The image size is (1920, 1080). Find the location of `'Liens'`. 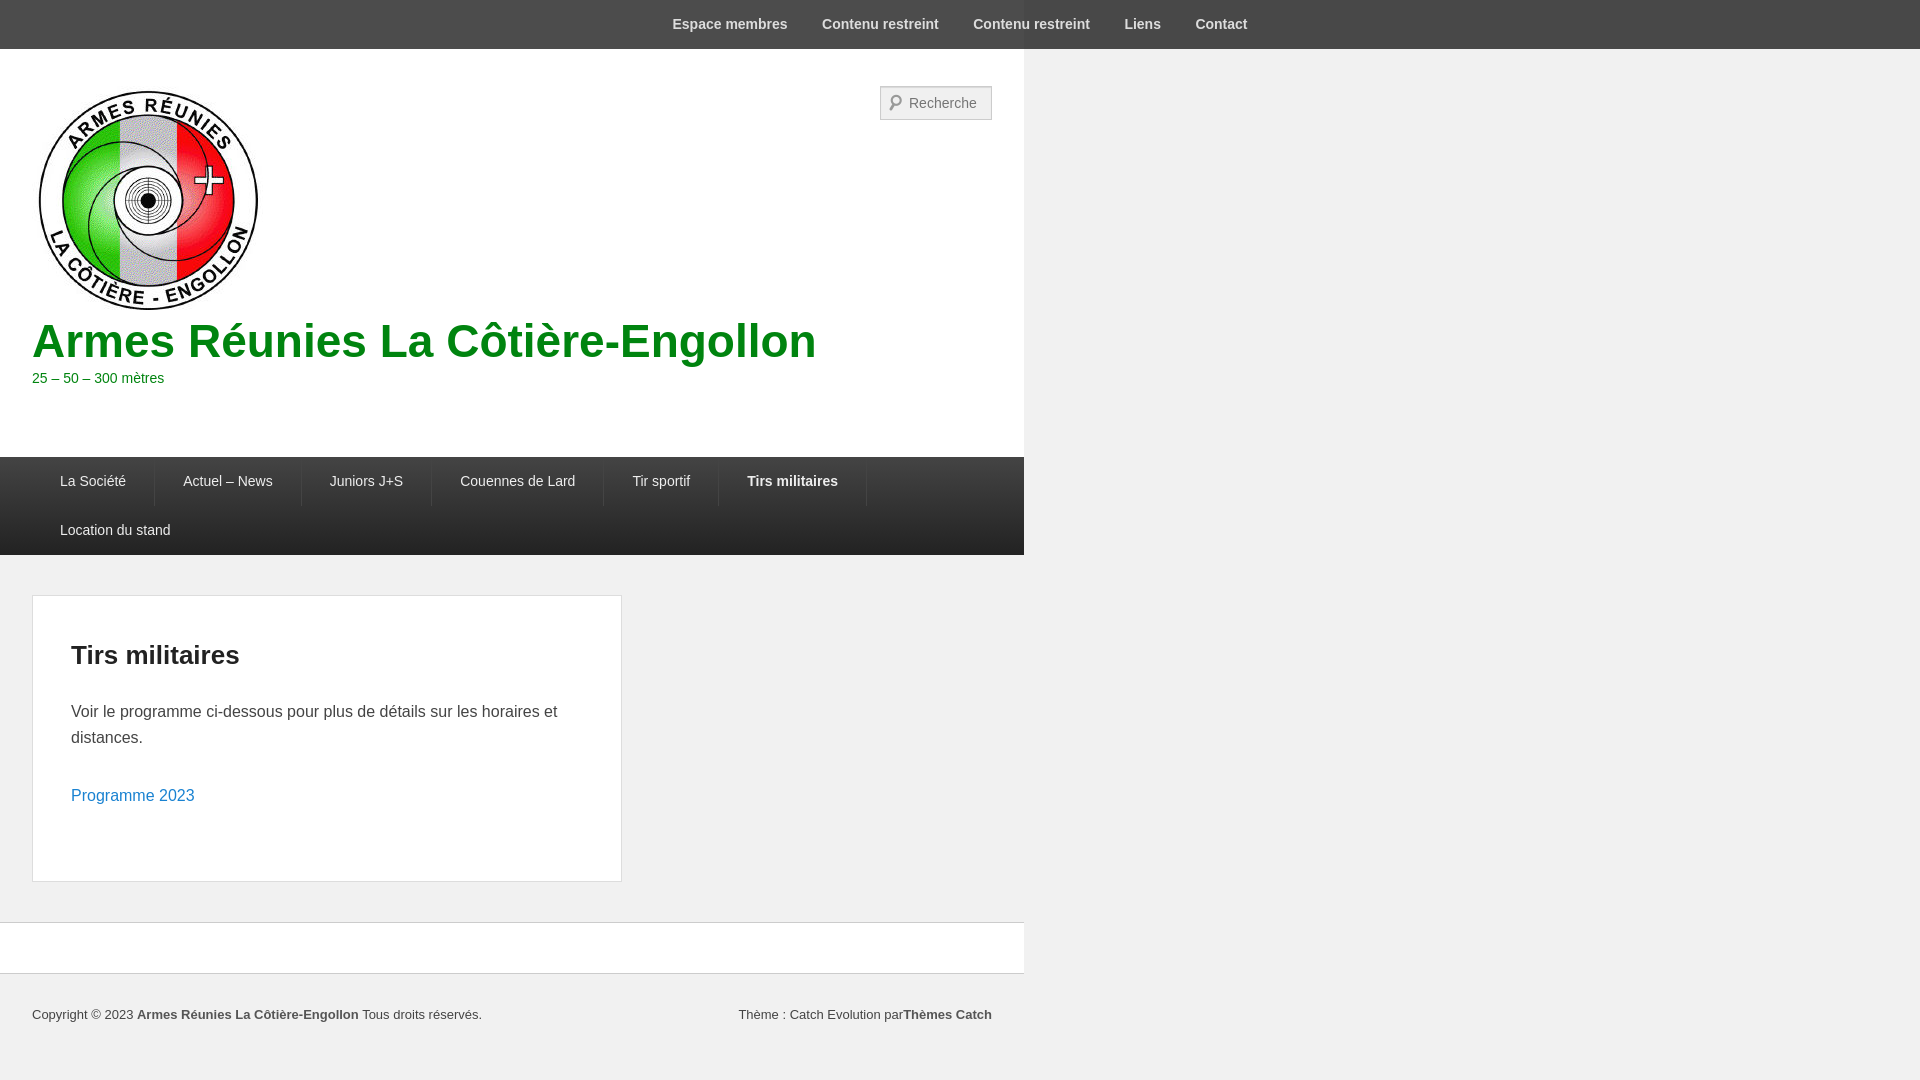

'Liens' is located at coordinates (1142, 24).